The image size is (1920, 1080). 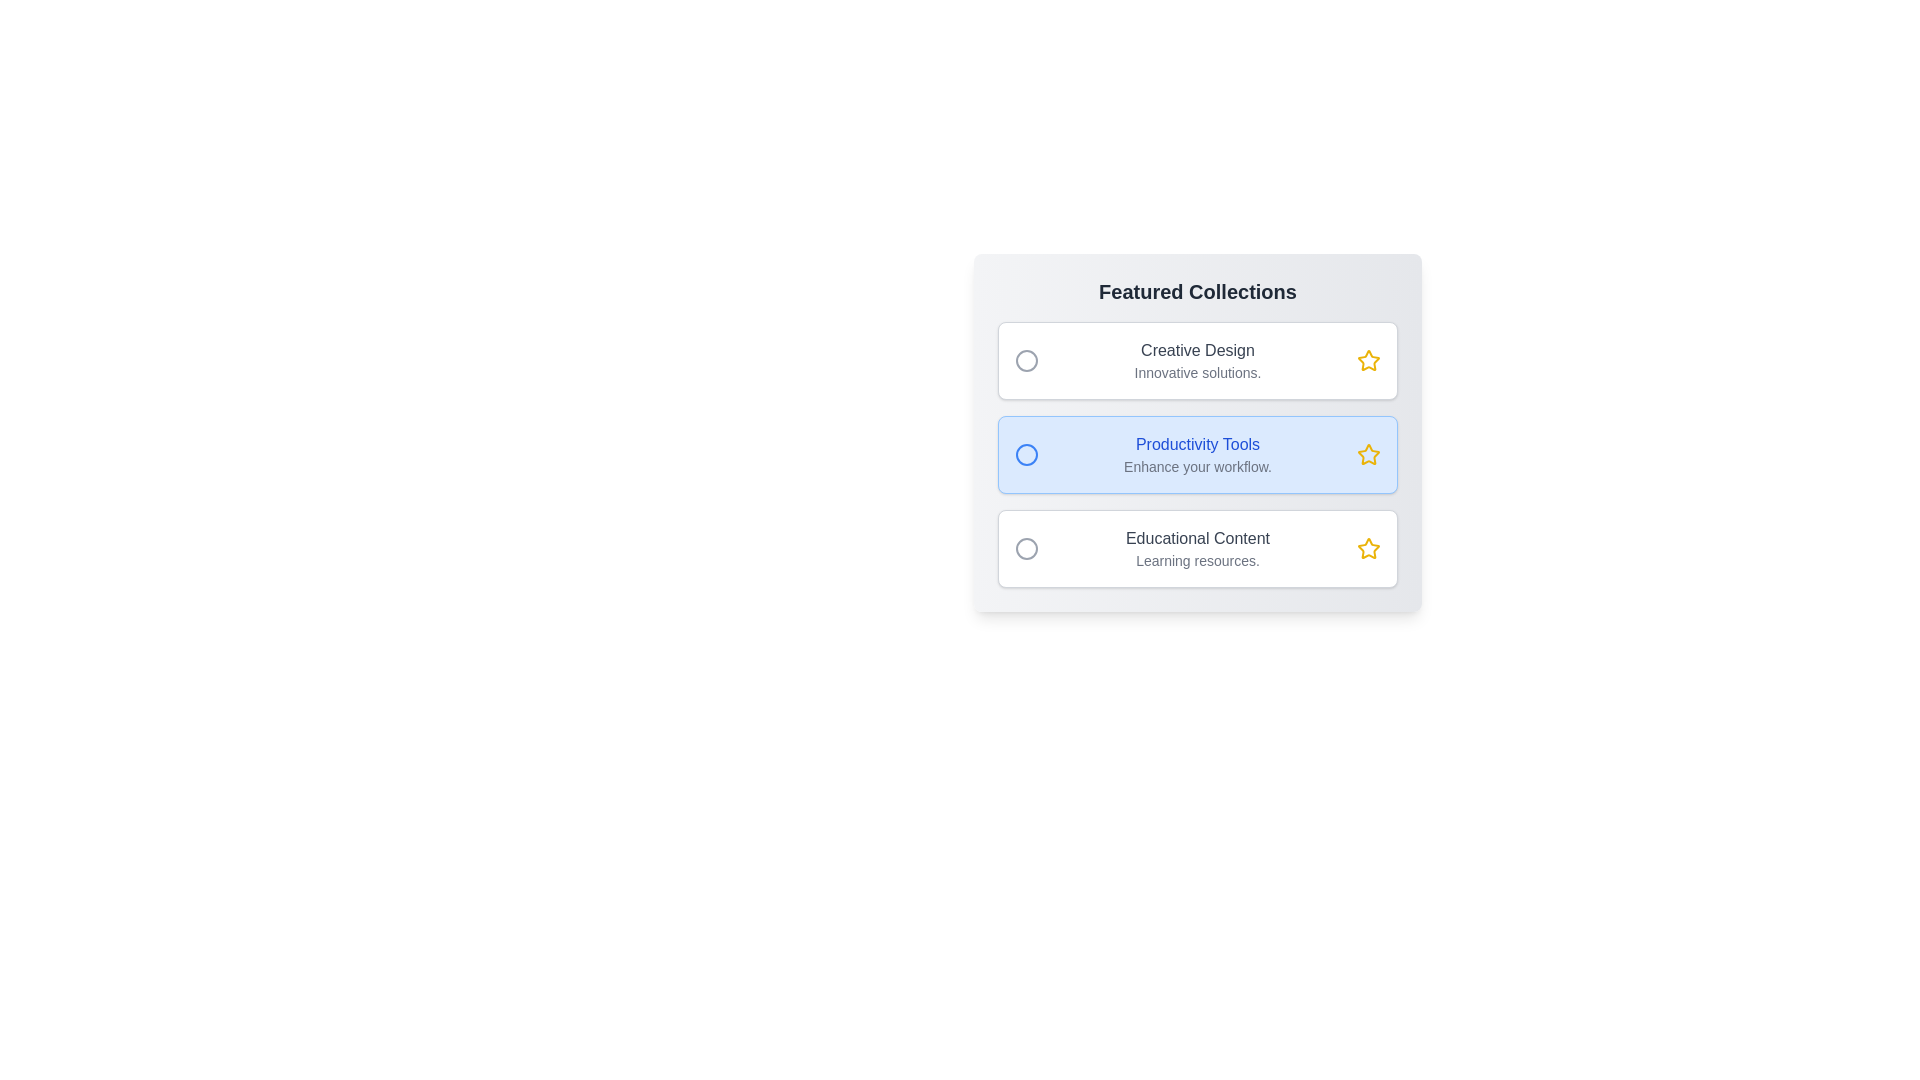 What do you see at coordinates (1198, 455) in the screenshot?
I see `the item Productivity Tools in the gallery` at bounding box center [1198, 455].